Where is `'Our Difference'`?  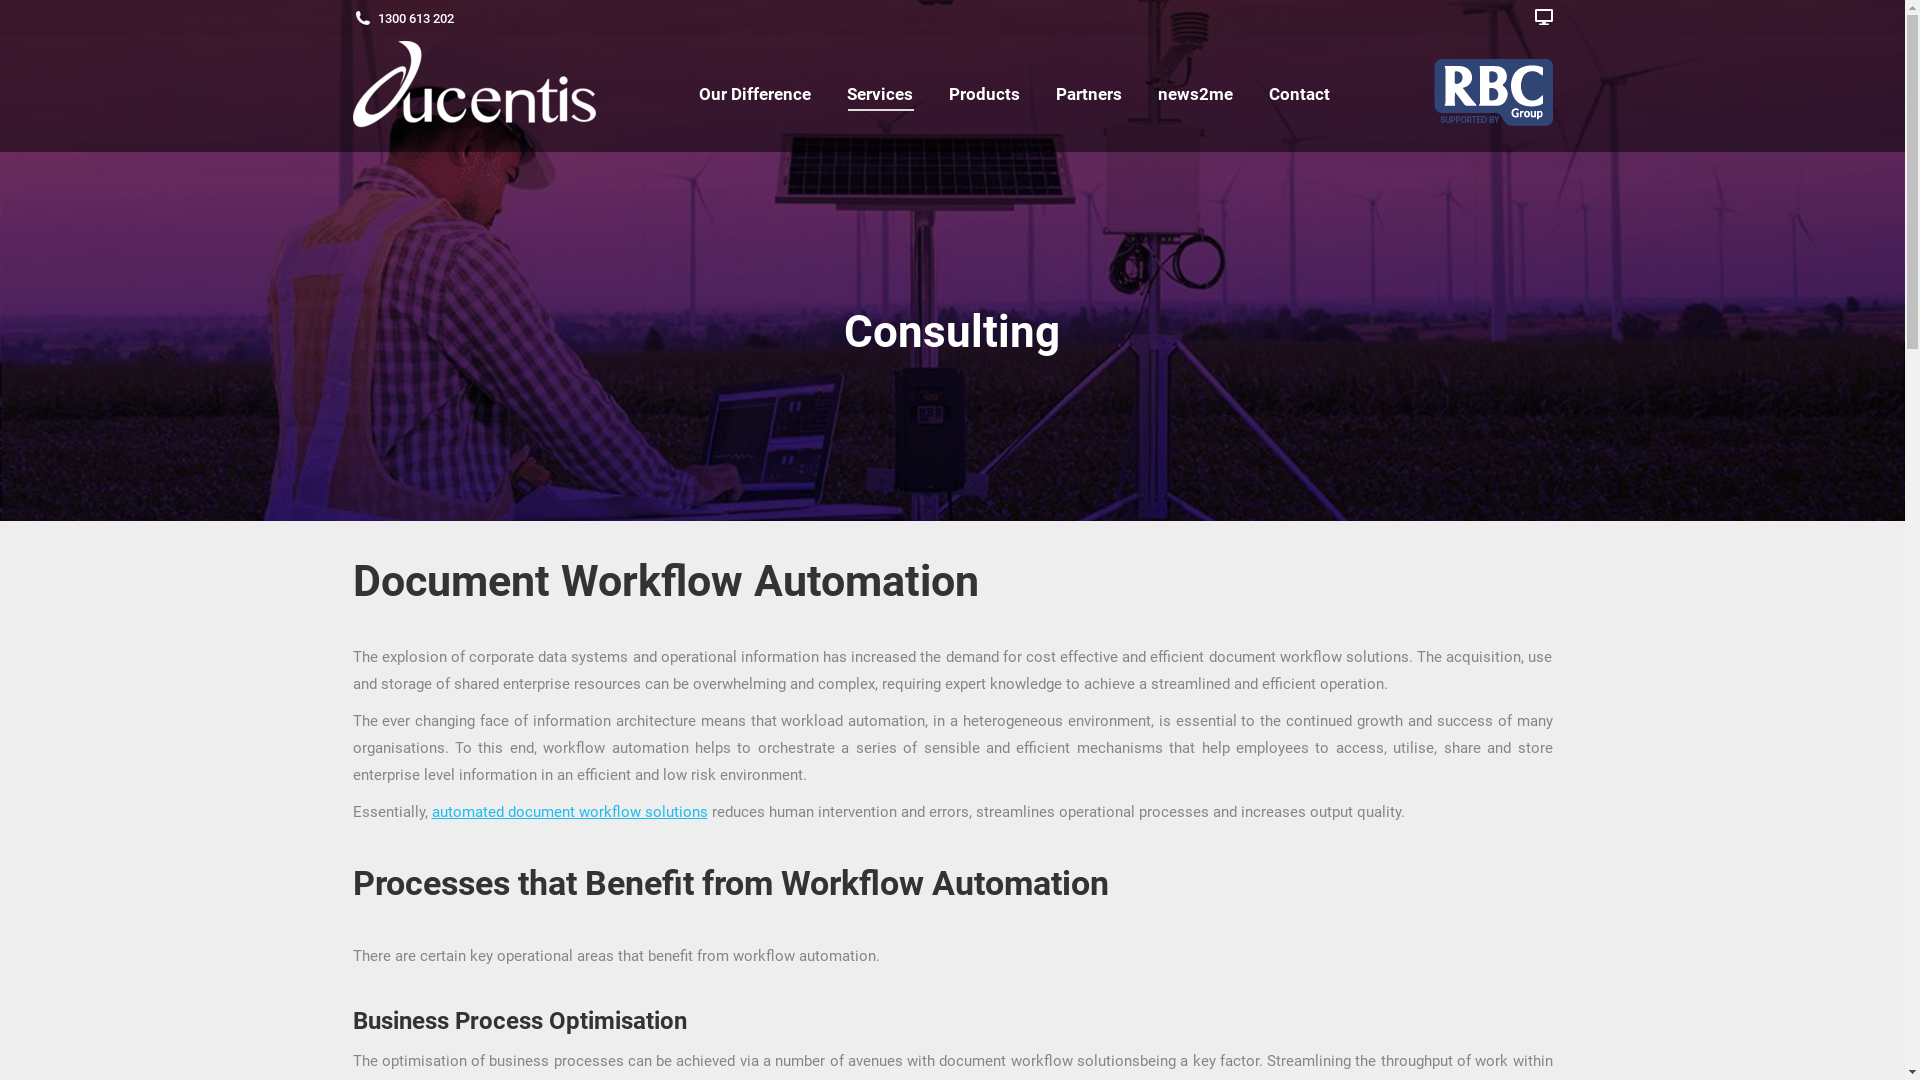 'Our Difference' is located at coordinates (753, 93).